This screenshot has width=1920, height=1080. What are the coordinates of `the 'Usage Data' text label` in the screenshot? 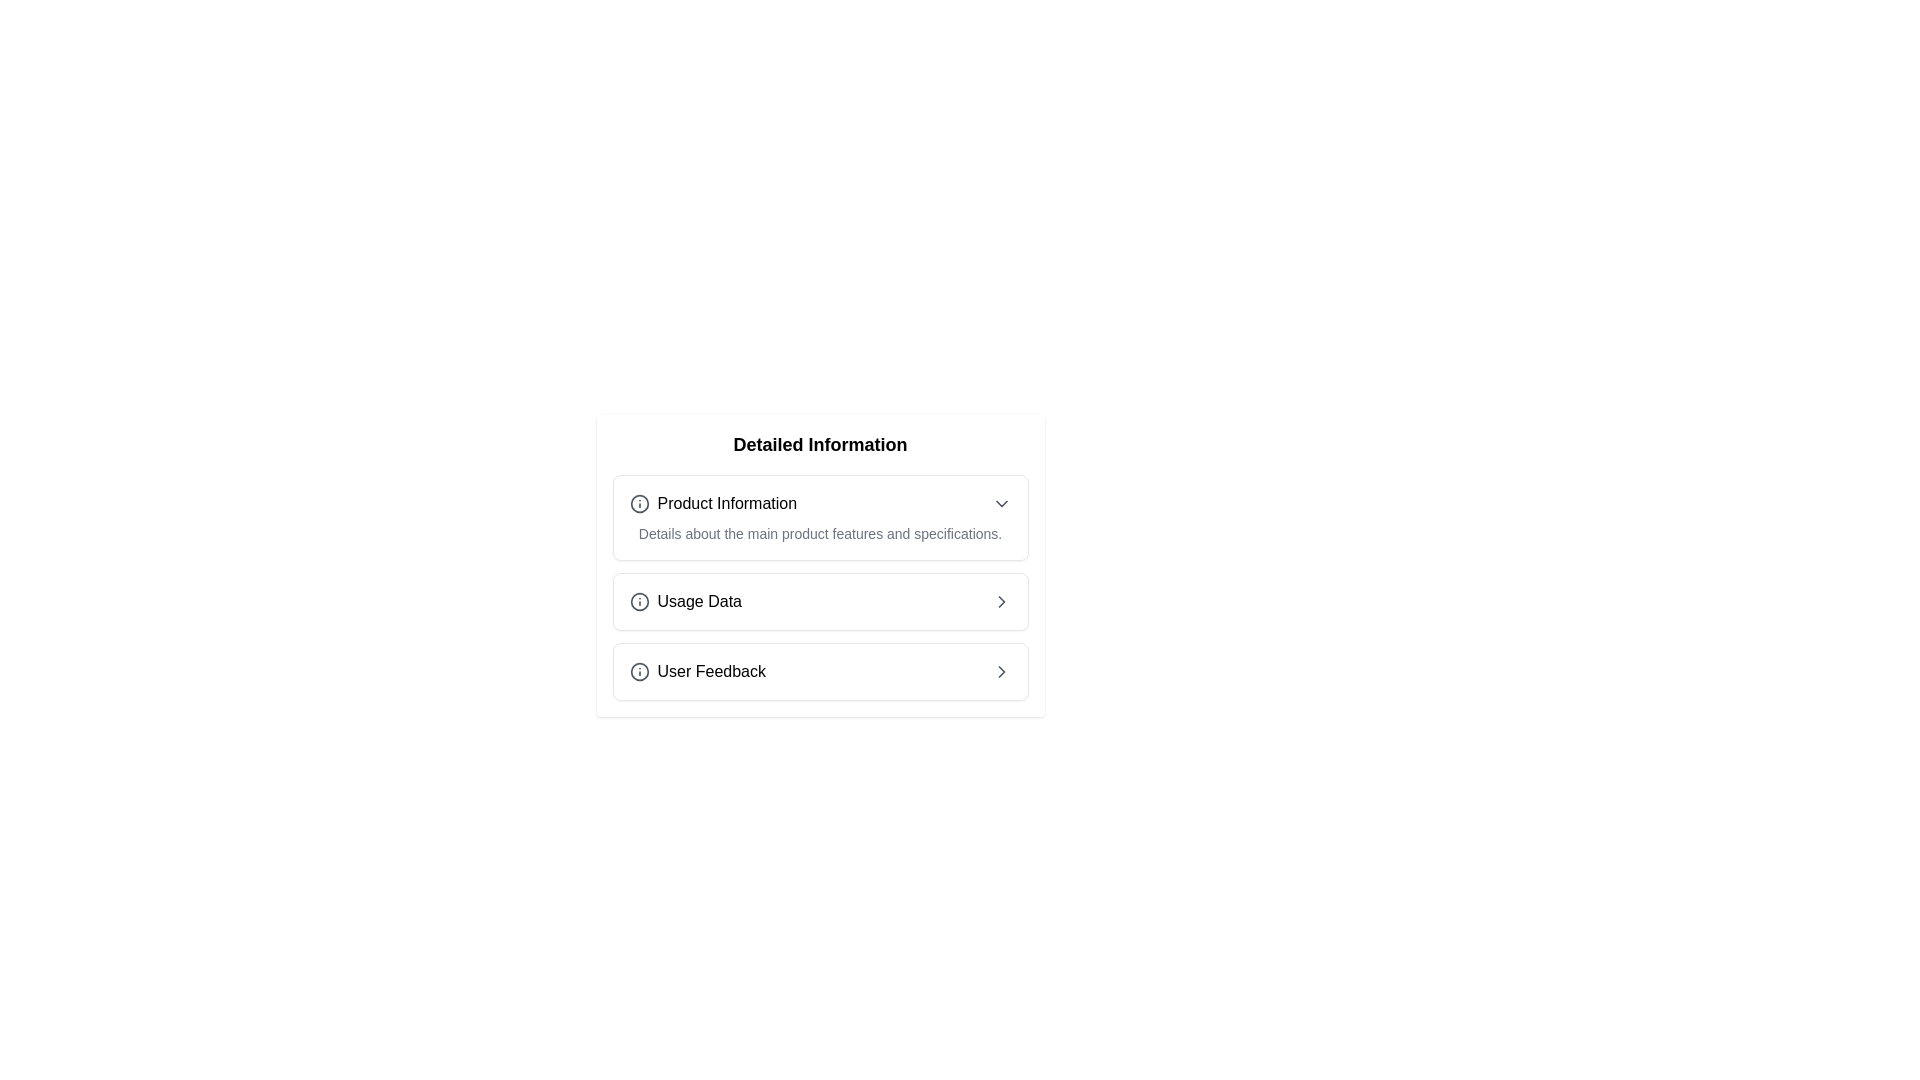 It's located at (699, 600).